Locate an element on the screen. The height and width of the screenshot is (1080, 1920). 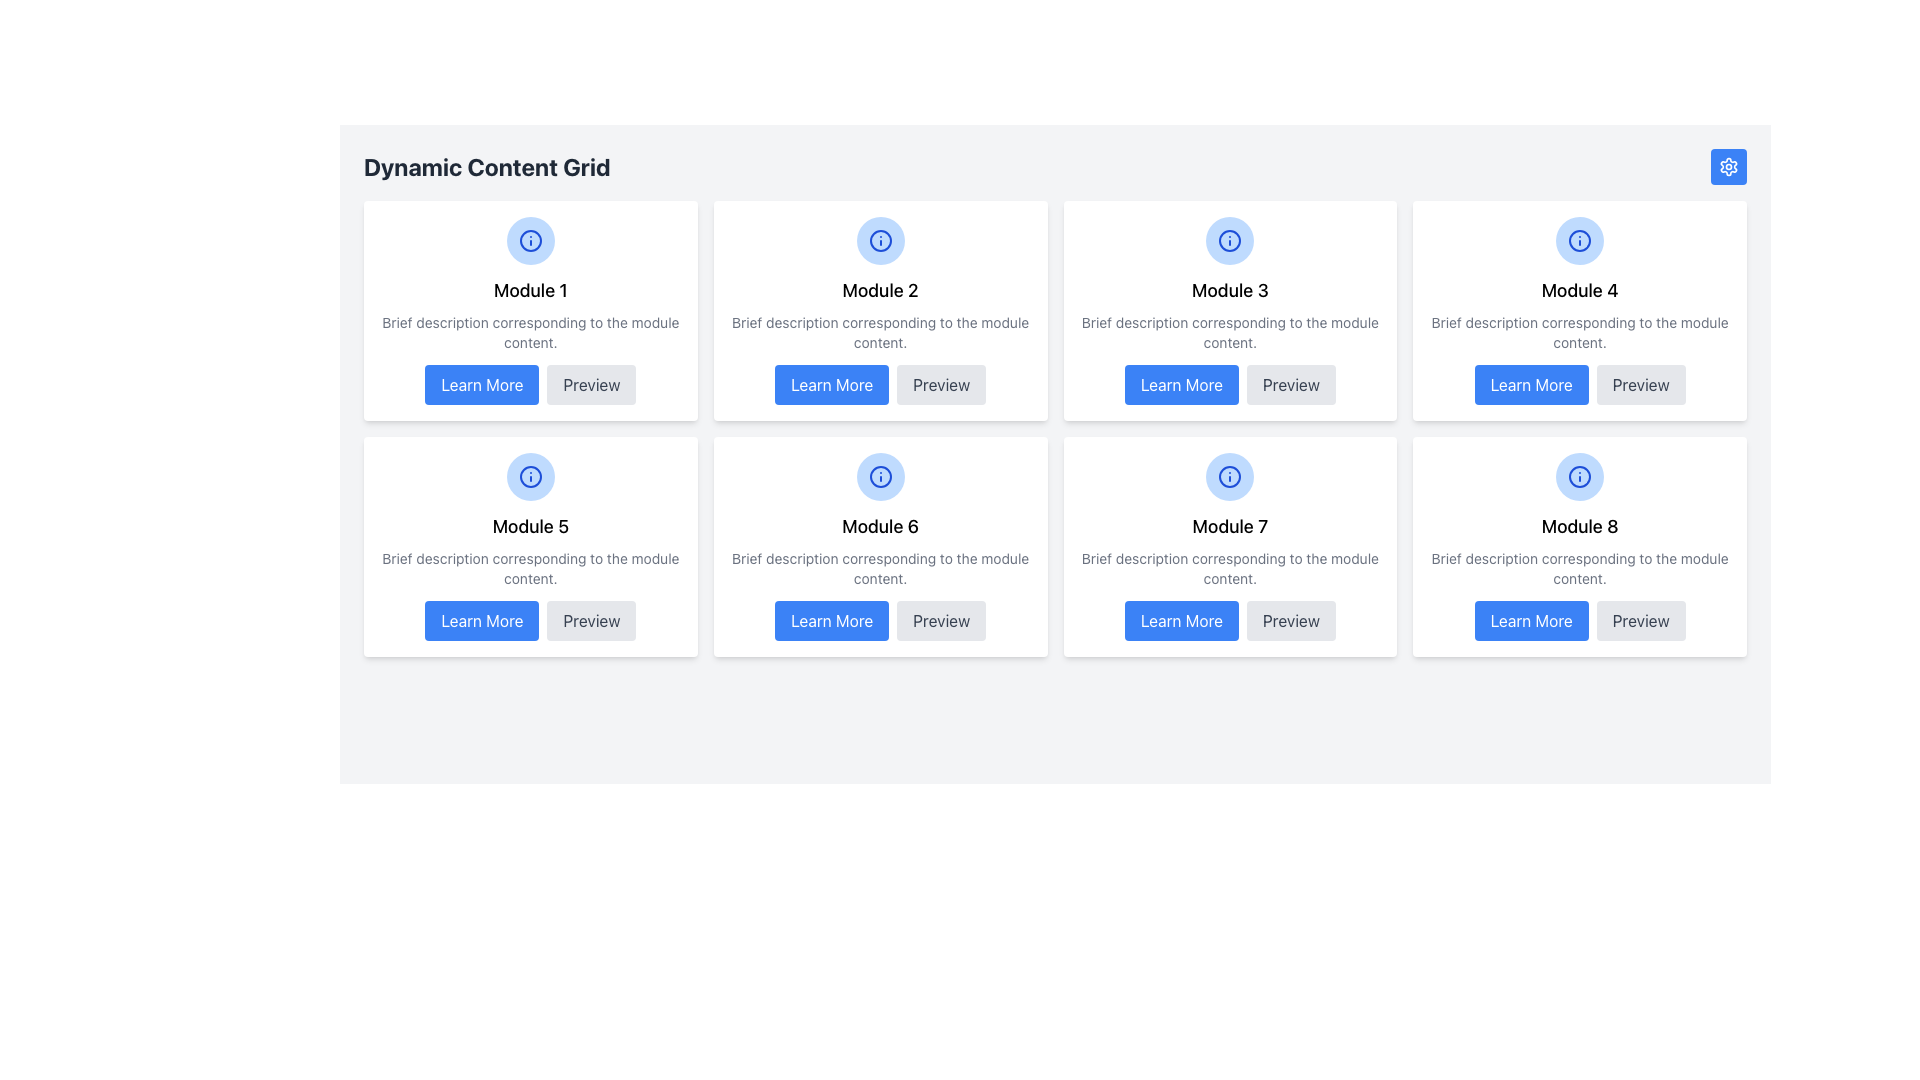
the graphical circle element that is part of the icon above the text labeled 'Module 7' within the seventh grid item is located at coordinates (1229, 477).